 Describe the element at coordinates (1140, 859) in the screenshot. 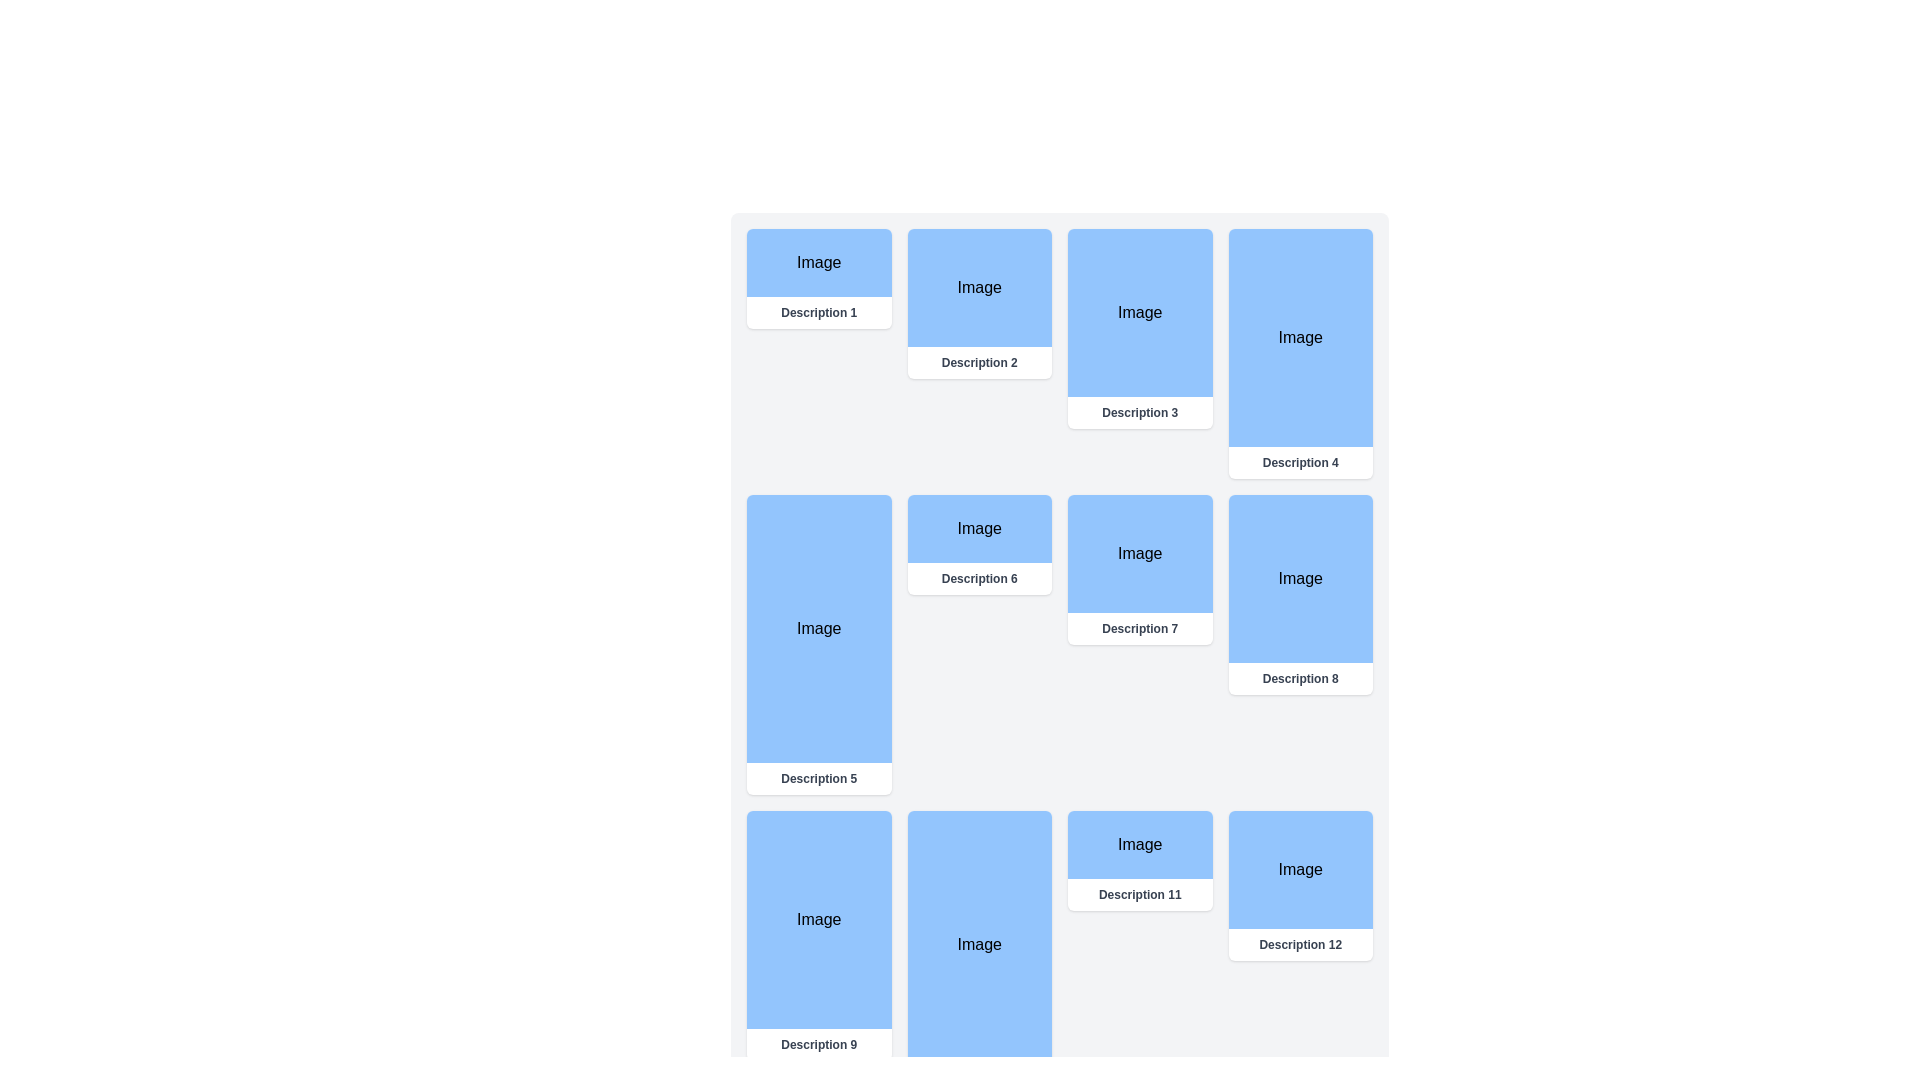

I see `the Card with an image and description located in the third row and third column of the grid layout` at that location.